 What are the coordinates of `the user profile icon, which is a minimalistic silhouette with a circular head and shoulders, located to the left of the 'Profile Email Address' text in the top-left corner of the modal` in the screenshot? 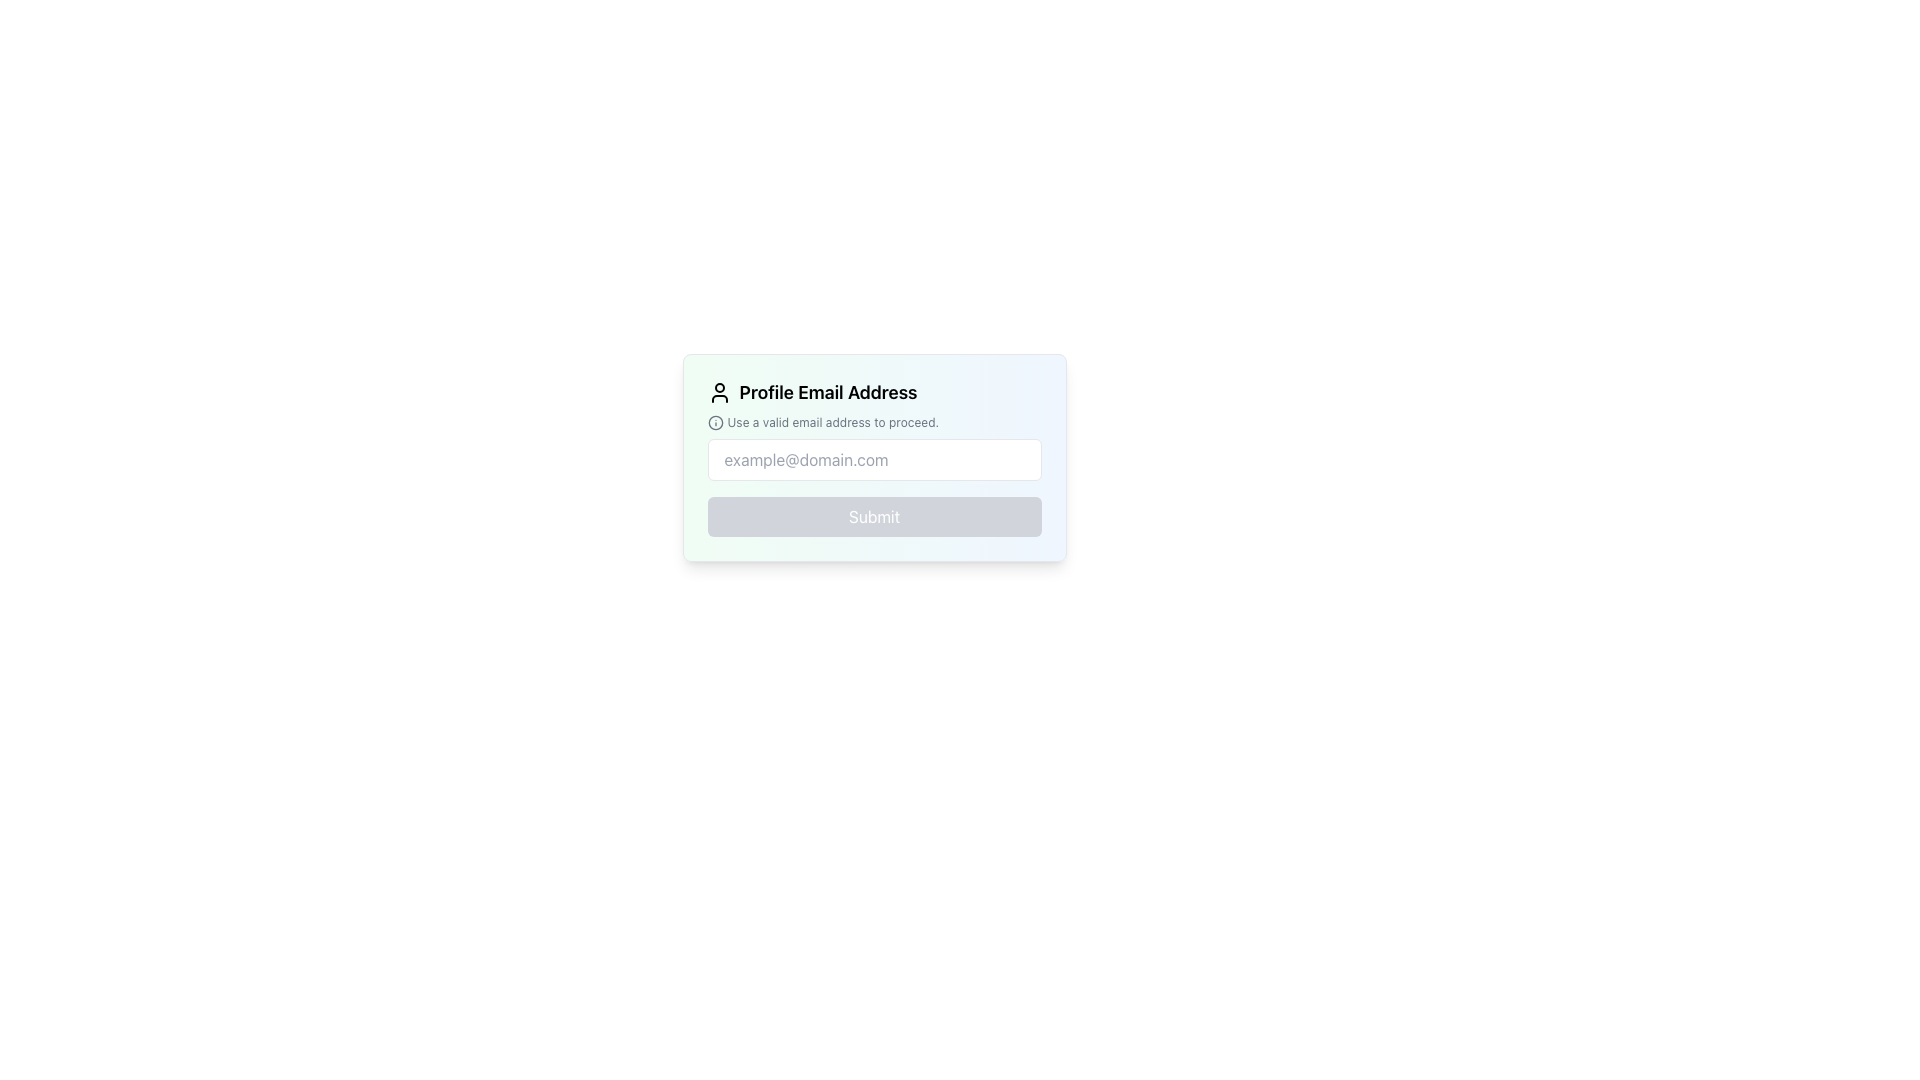 It's located at (719, 393).